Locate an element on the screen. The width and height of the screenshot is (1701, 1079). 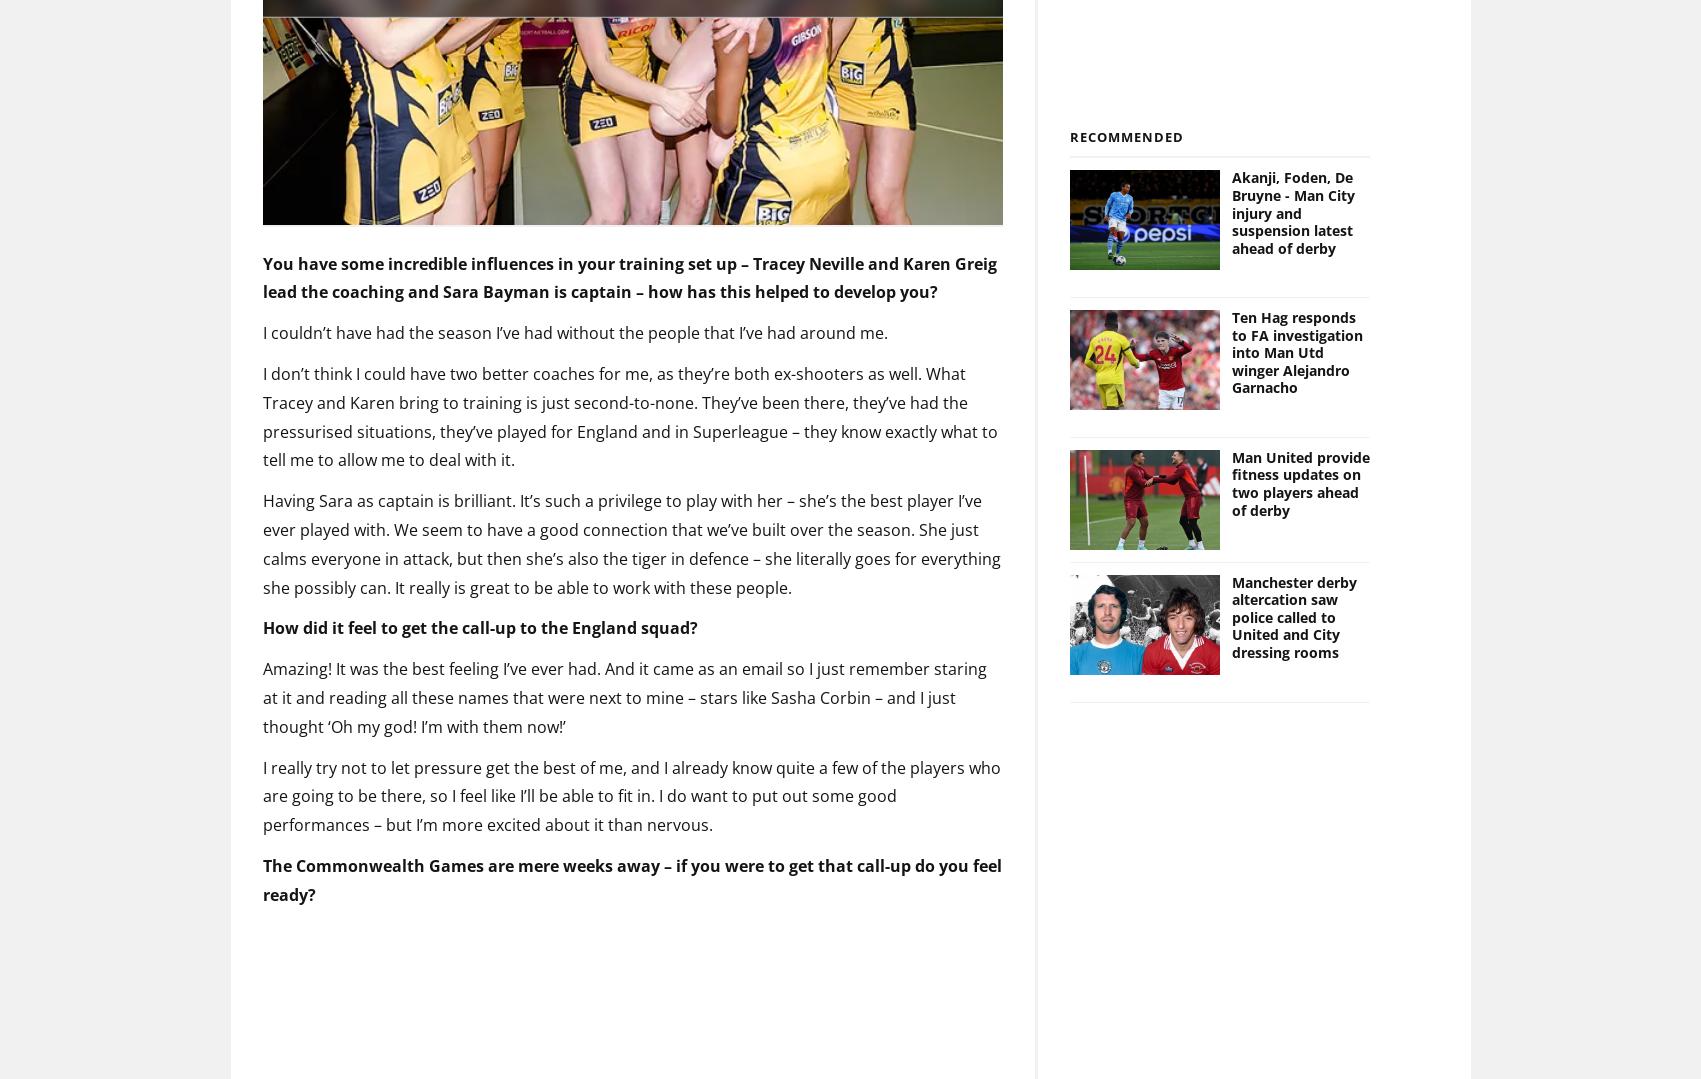
'Manchester derby altercation saw police called to United and City dressing rooms' is located at coordinates (1294, 583).